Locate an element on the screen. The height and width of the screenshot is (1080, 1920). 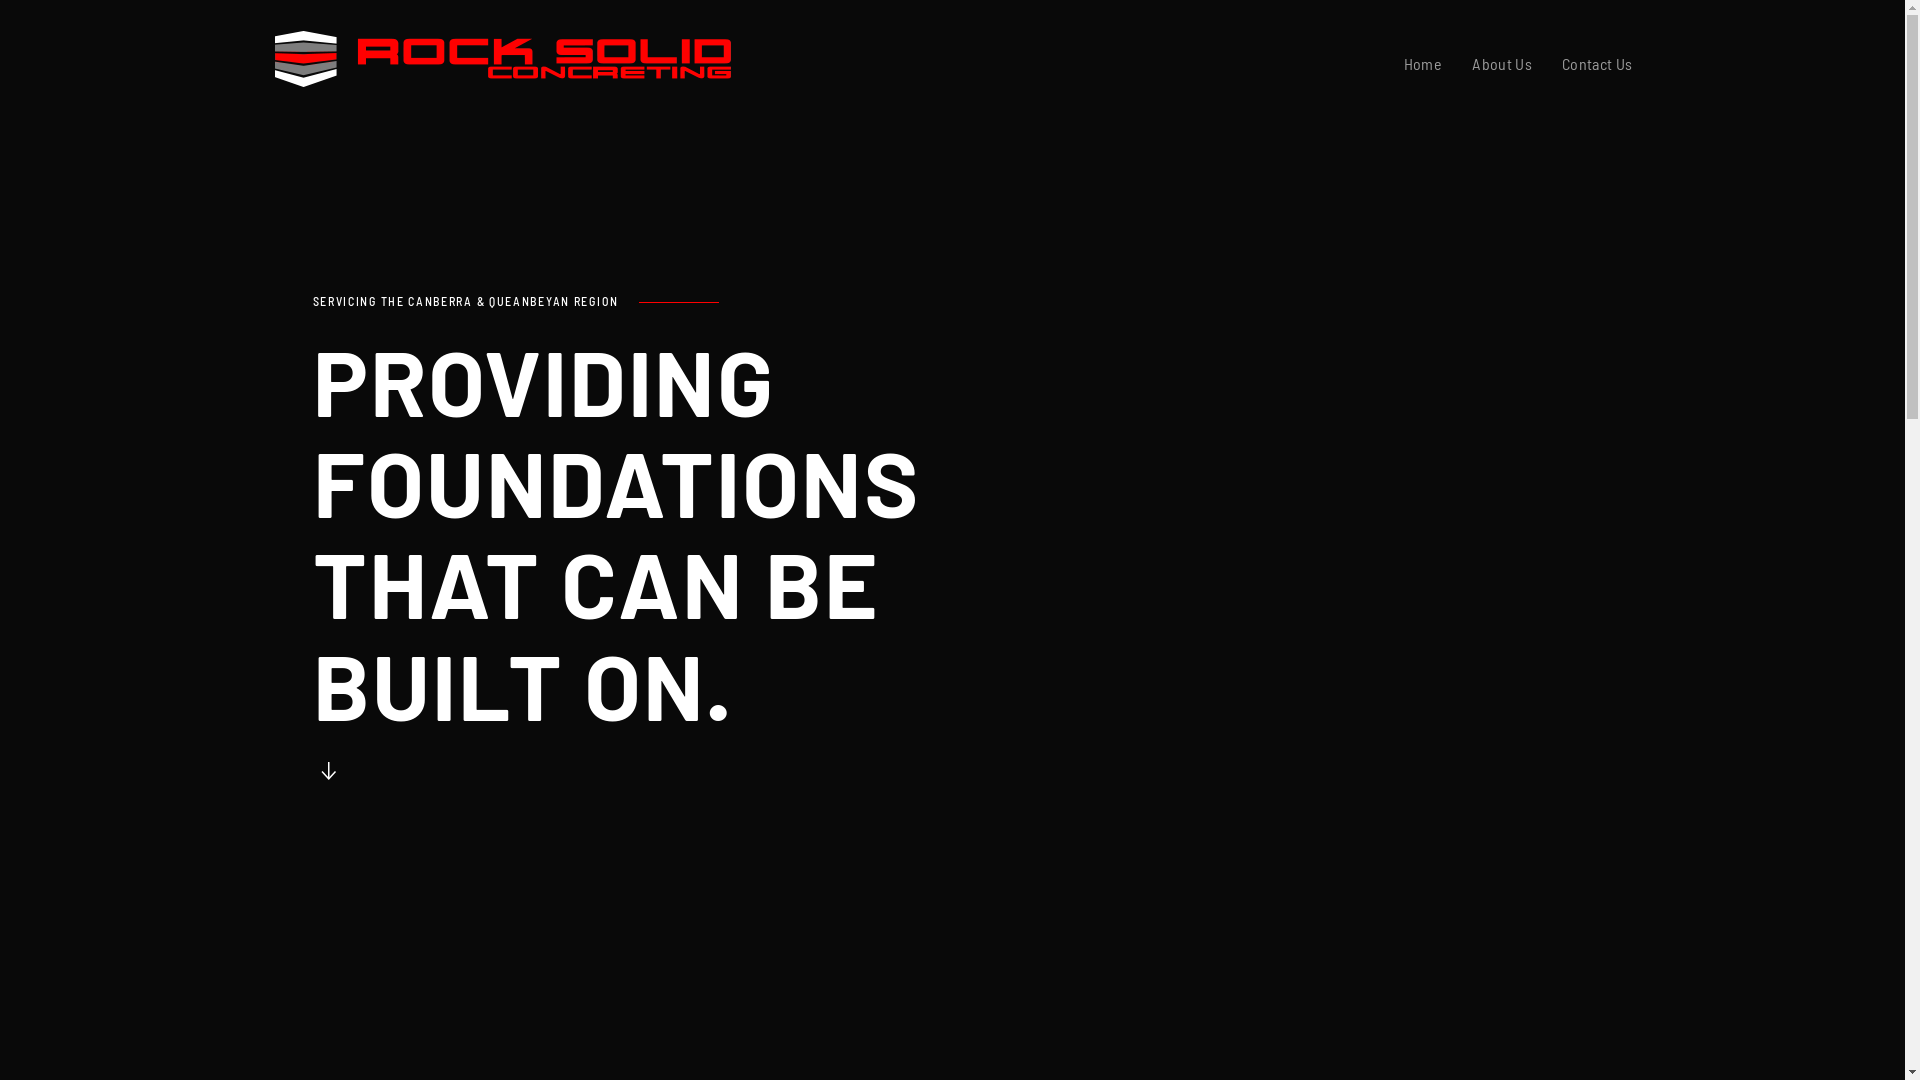
'Contact Us' is located at coordinates (1596, 63).